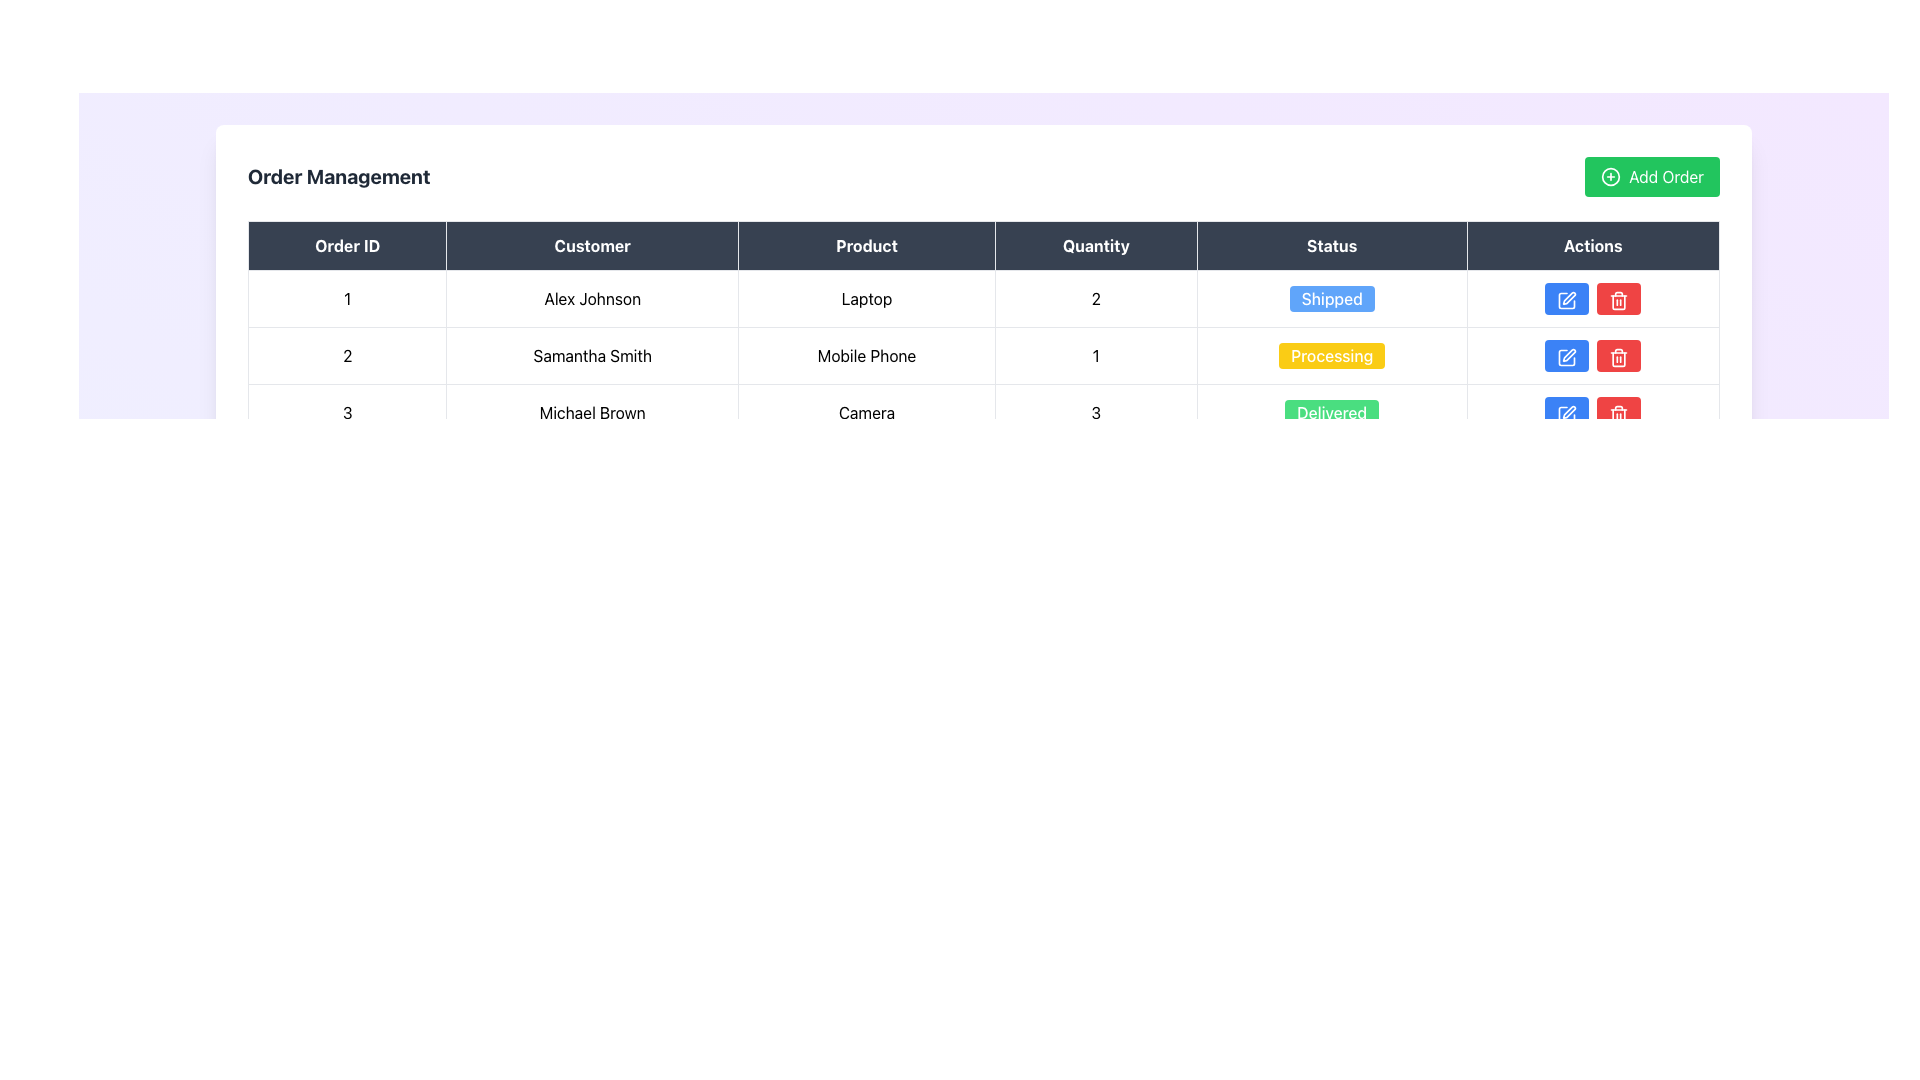 Image resolution: width=1920 pixels, height=1080 pixels. What do you see at coordinates (347, 354) in the screenshot?
I see `the table cell containing the text '2'` at bounding box center [347, 354].